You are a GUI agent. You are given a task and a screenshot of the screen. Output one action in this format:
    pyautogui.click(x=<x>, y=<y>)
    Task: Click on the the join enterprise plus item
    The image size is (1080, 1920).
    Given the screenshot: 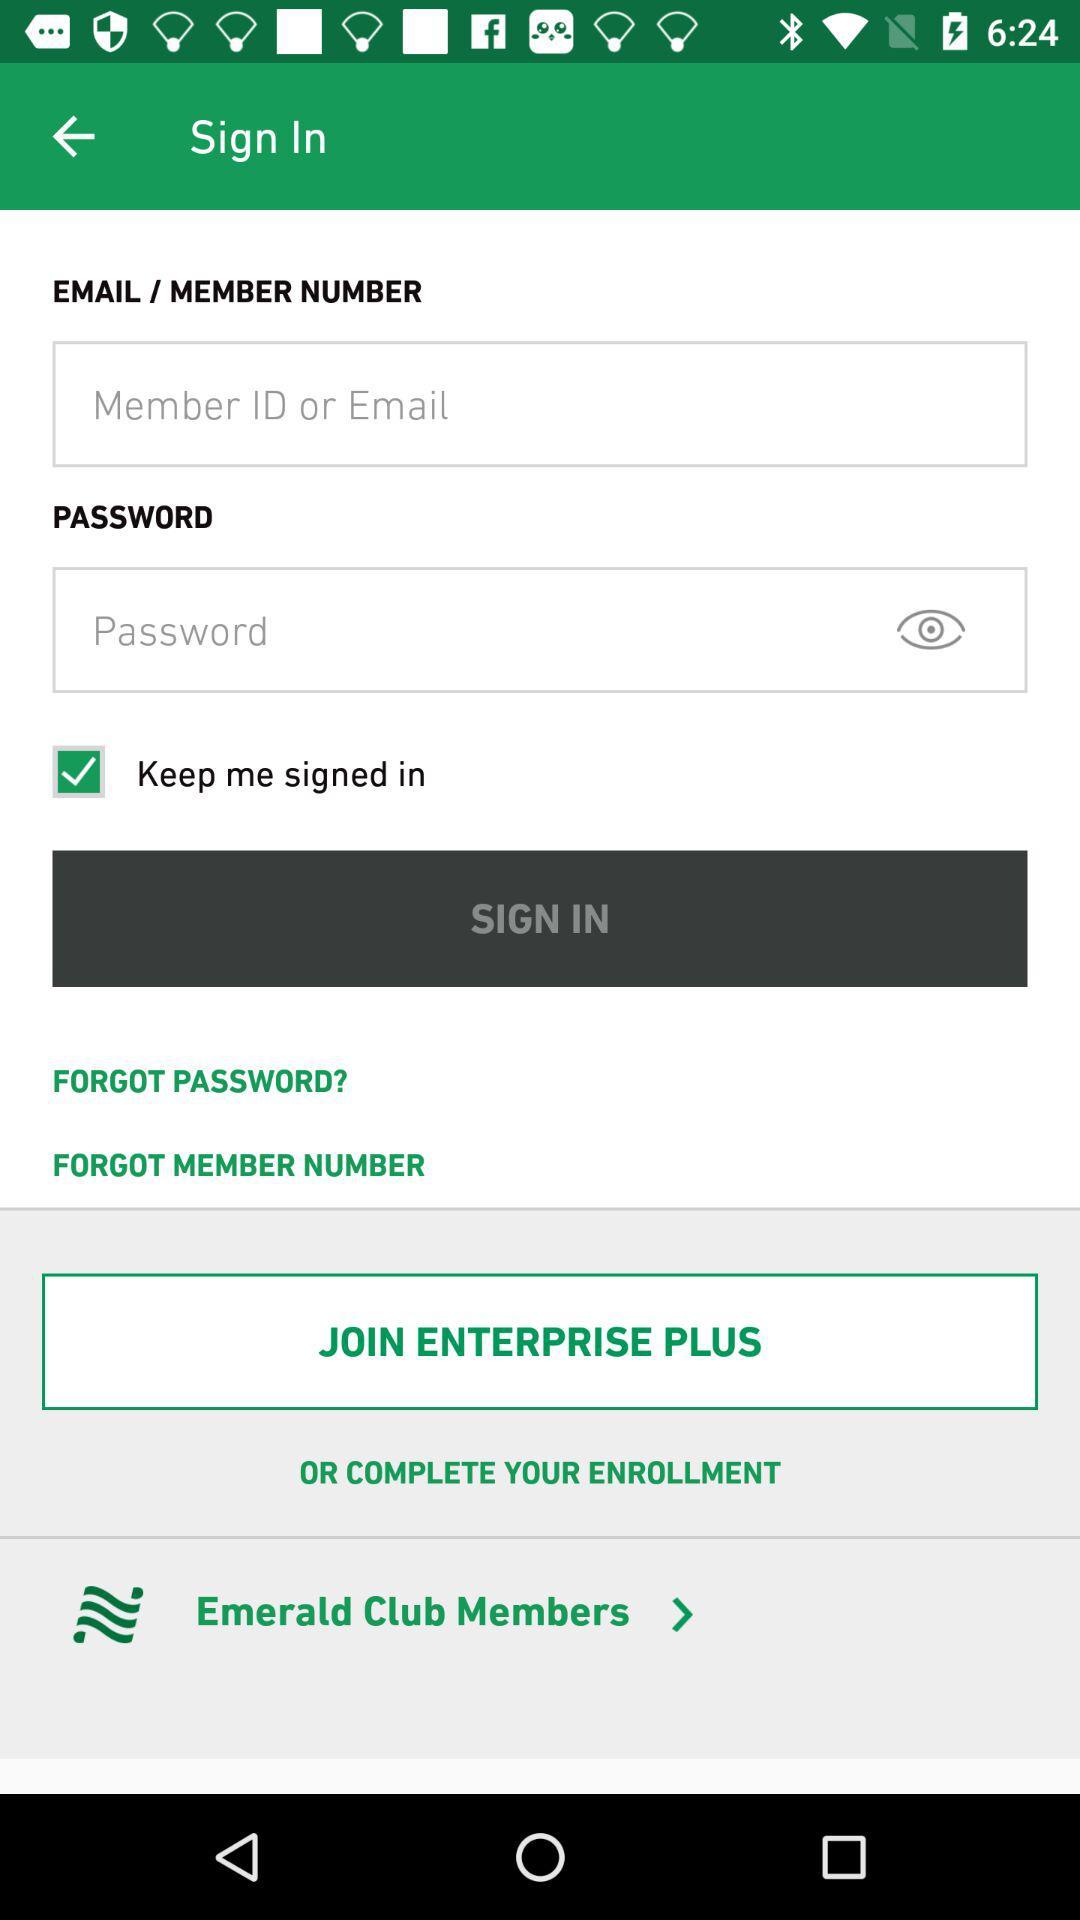 What is the action you would take?
    pyautogui.click(x=540, y=1341)
    